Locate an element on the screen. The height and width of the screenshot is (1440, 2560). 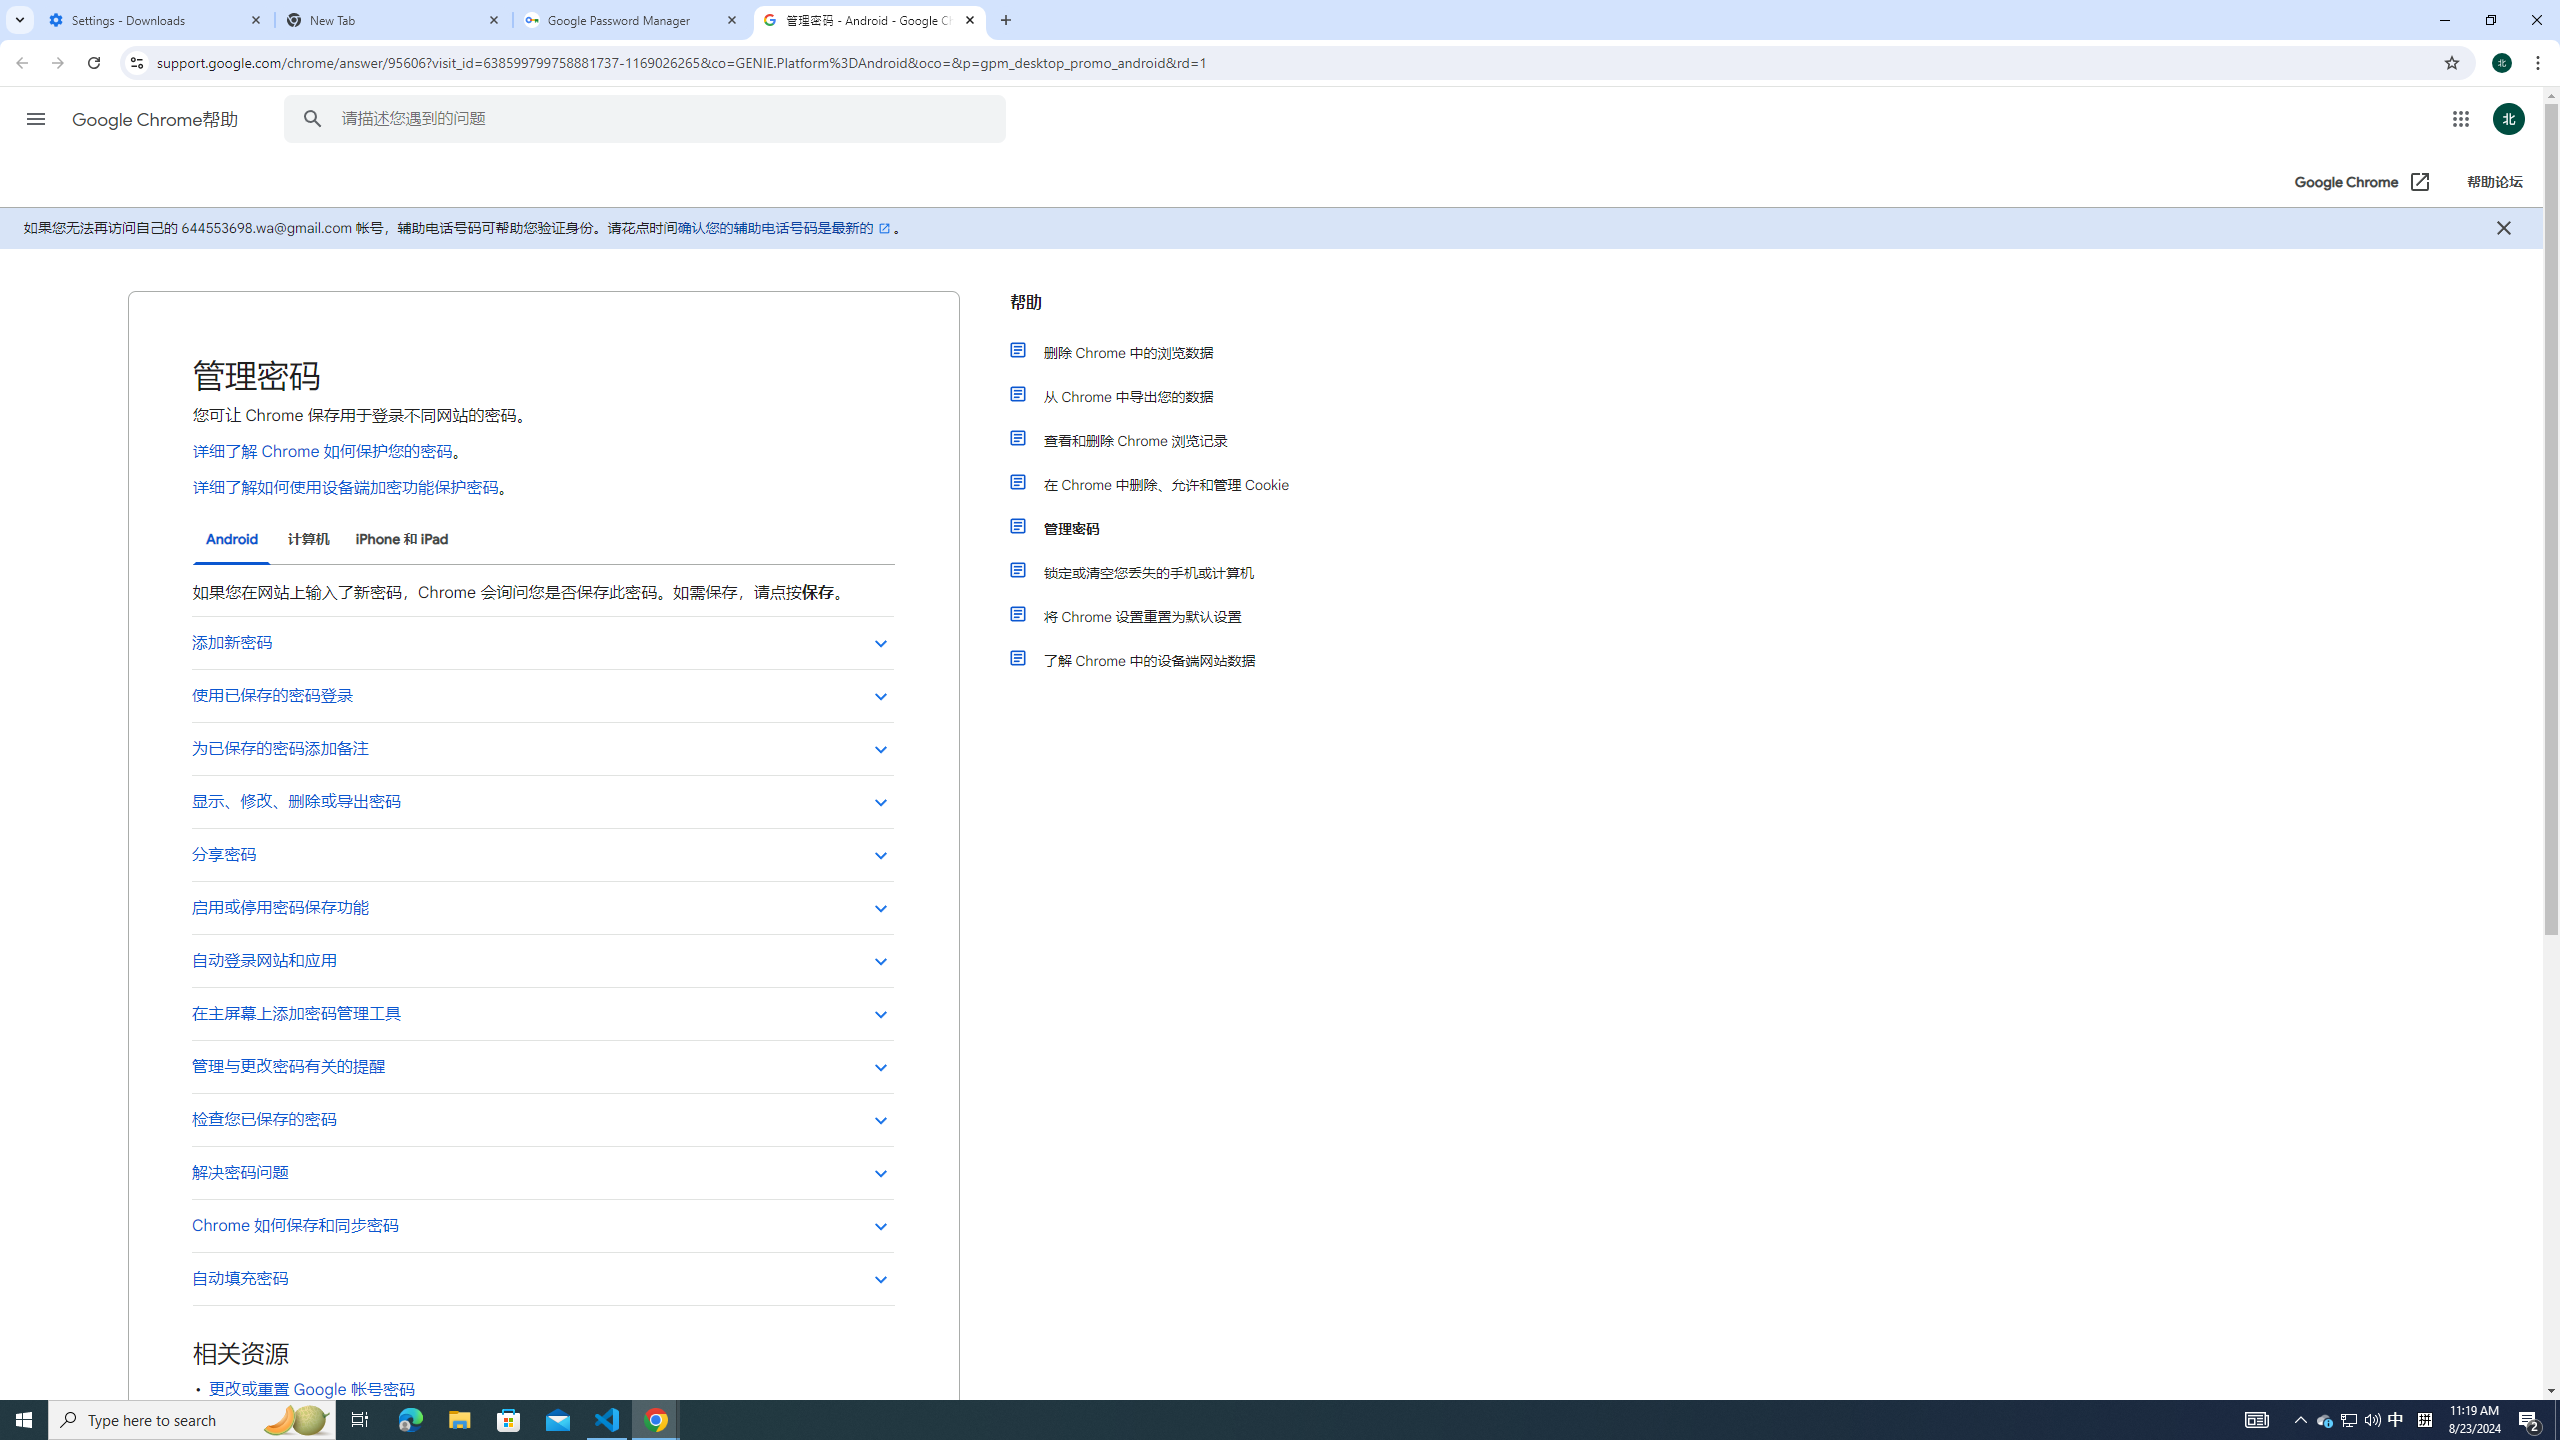
'Android' is located at coordinates (231, 540).